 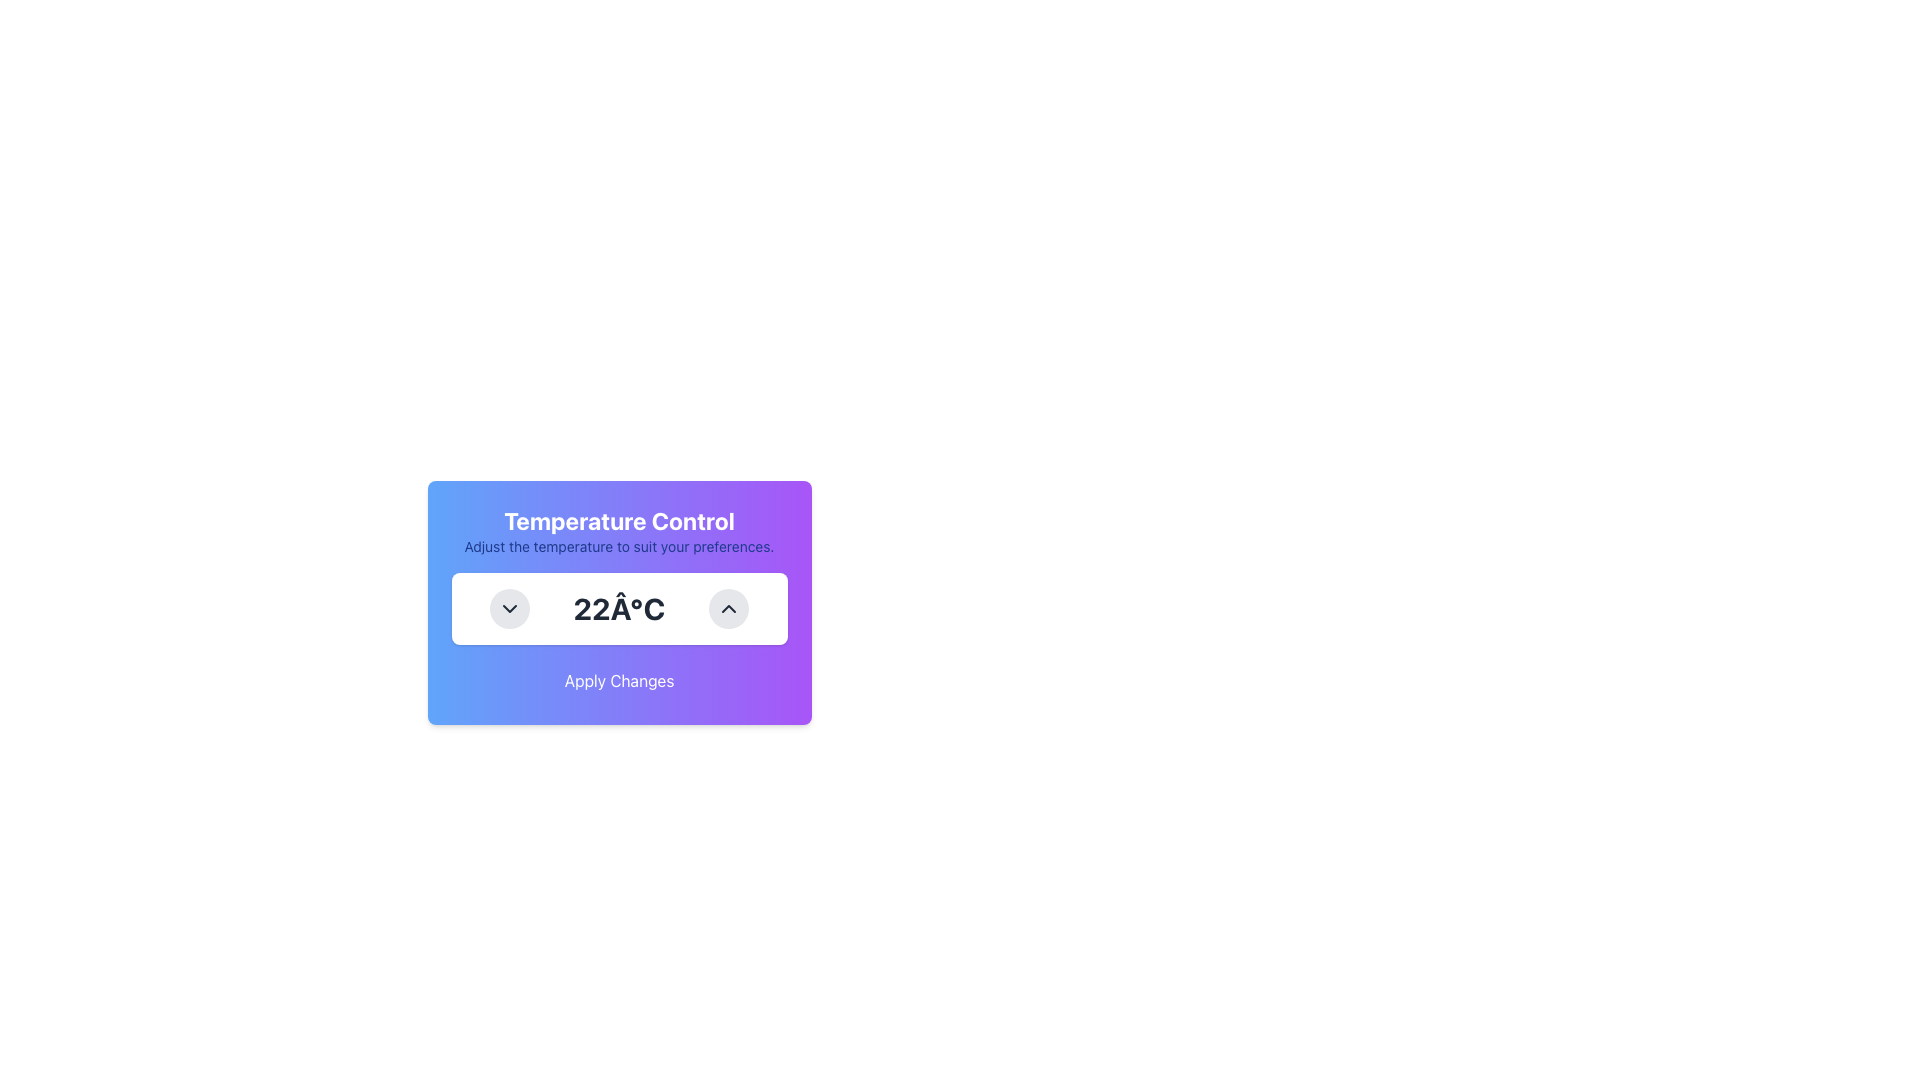 What do you see at coordinates (728, 608) in the screenshot?
I see `the increment button located at the top-right corner of the temperature control interface to increase the temperature value` at bounding box center [728, 608].